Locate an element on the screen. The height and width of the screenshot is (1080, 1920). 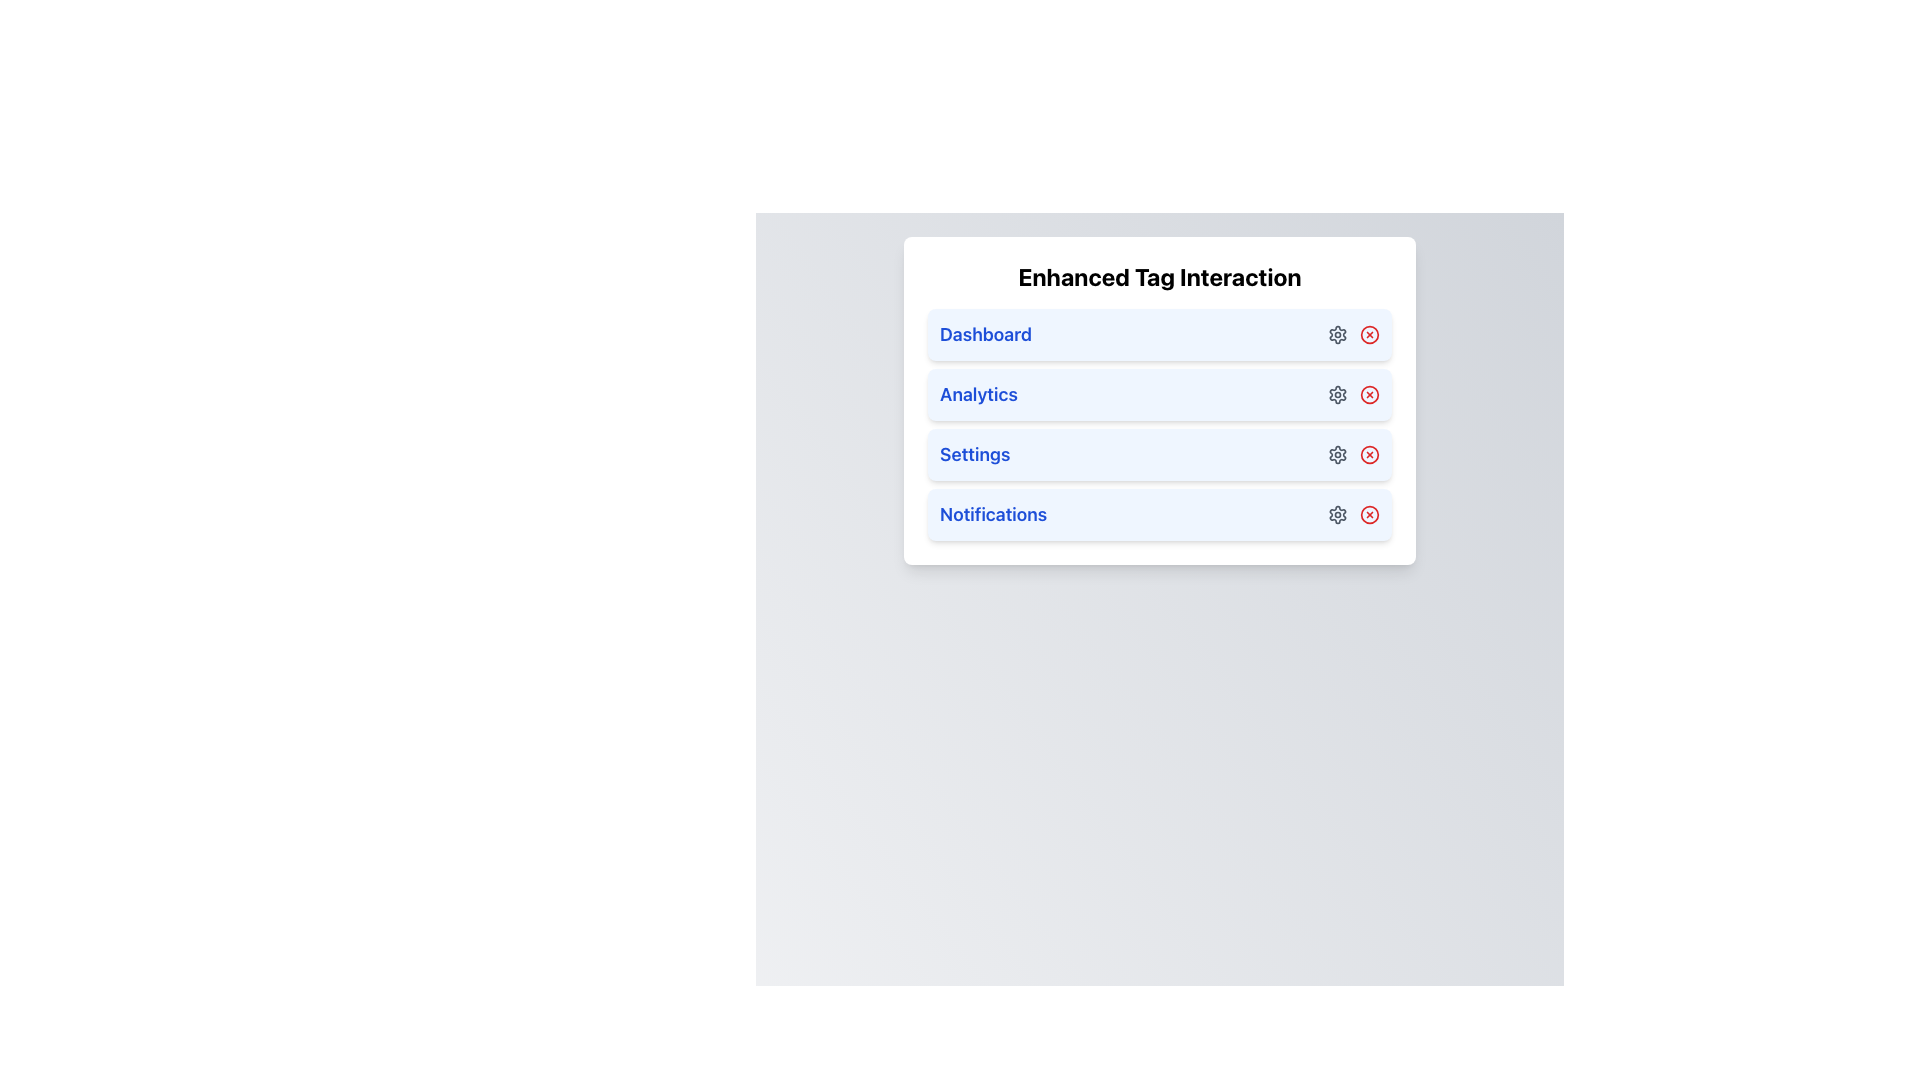
the 'Settings' button, which is the third element in a vertical list of four options, positioned between 'Analytics' above and 'Notifications' below is located at coordinates (1160, 455).